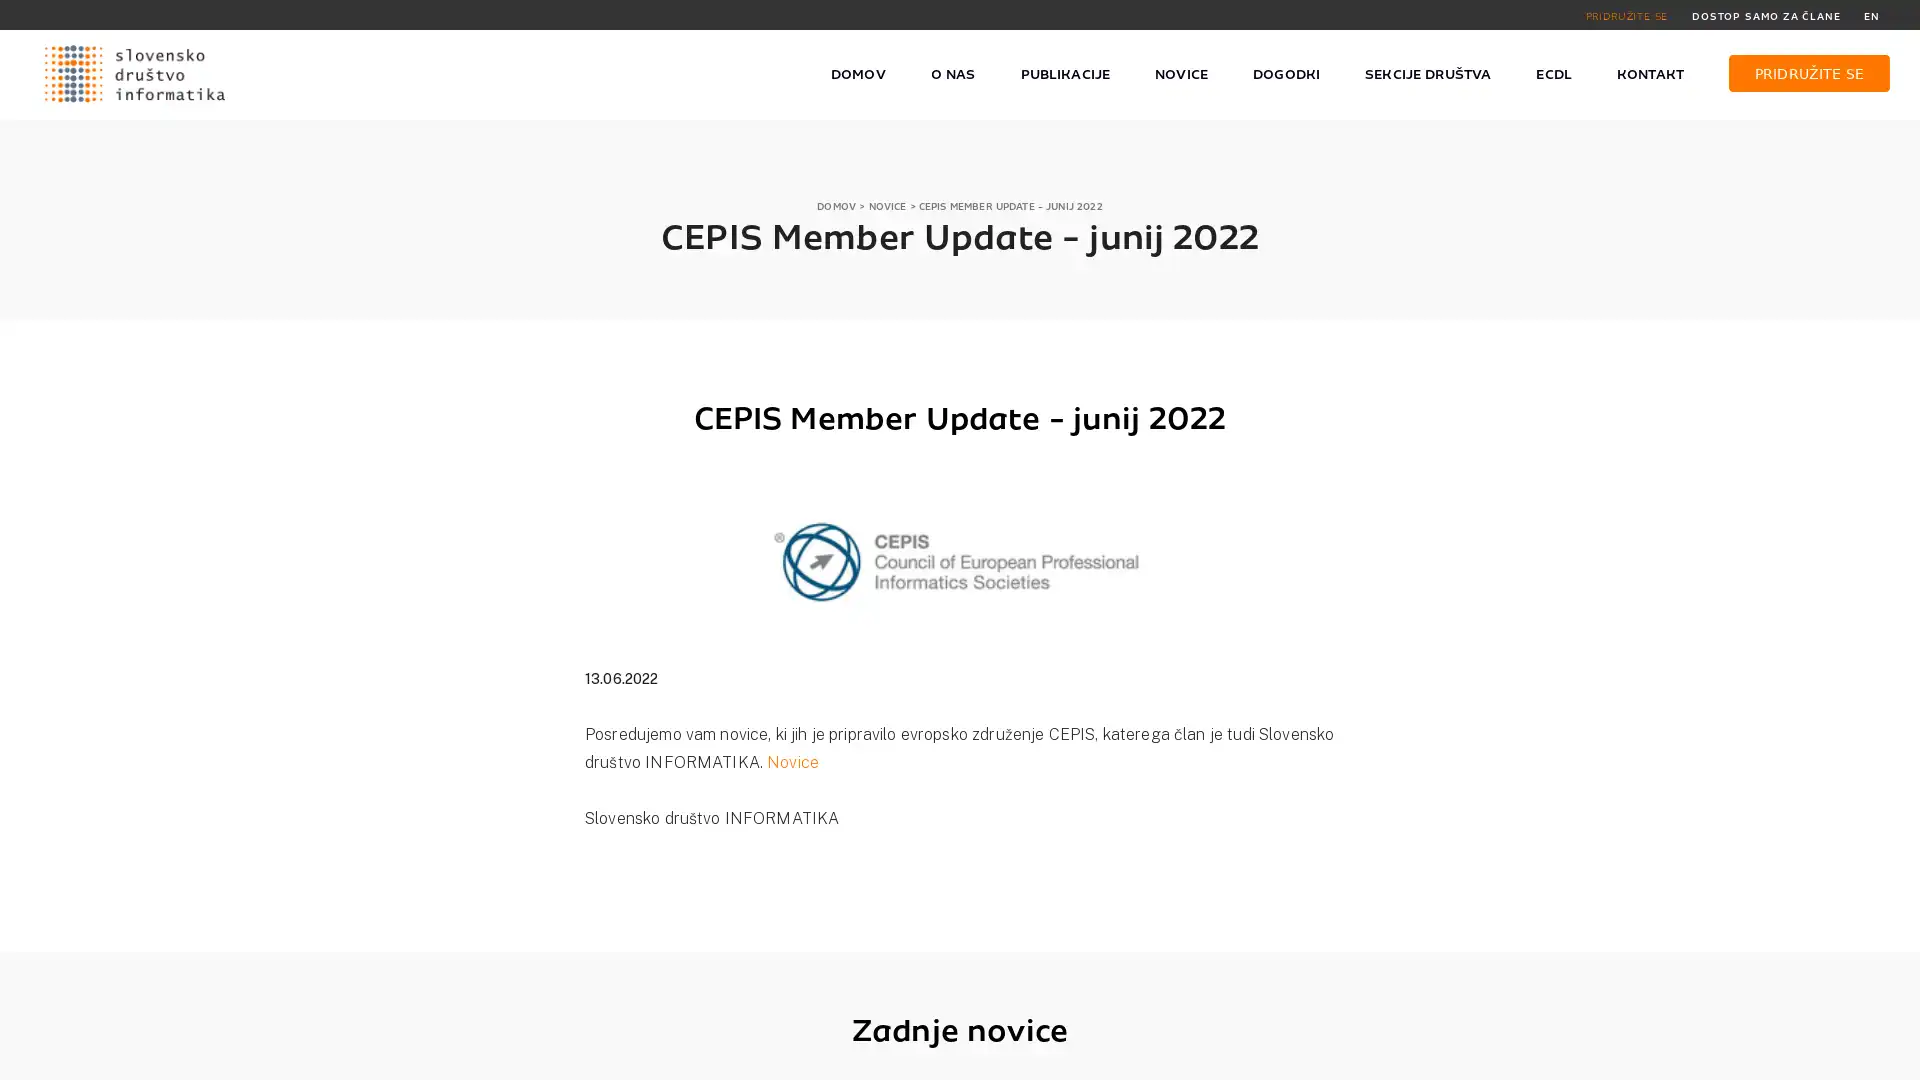 The height and width of the screenshot is (1080, 1920). What do you see at coordinates (1286, 1053) in the screenshot?
I see `Sprejmi piskotke` at bounding box center [1286, 1053].